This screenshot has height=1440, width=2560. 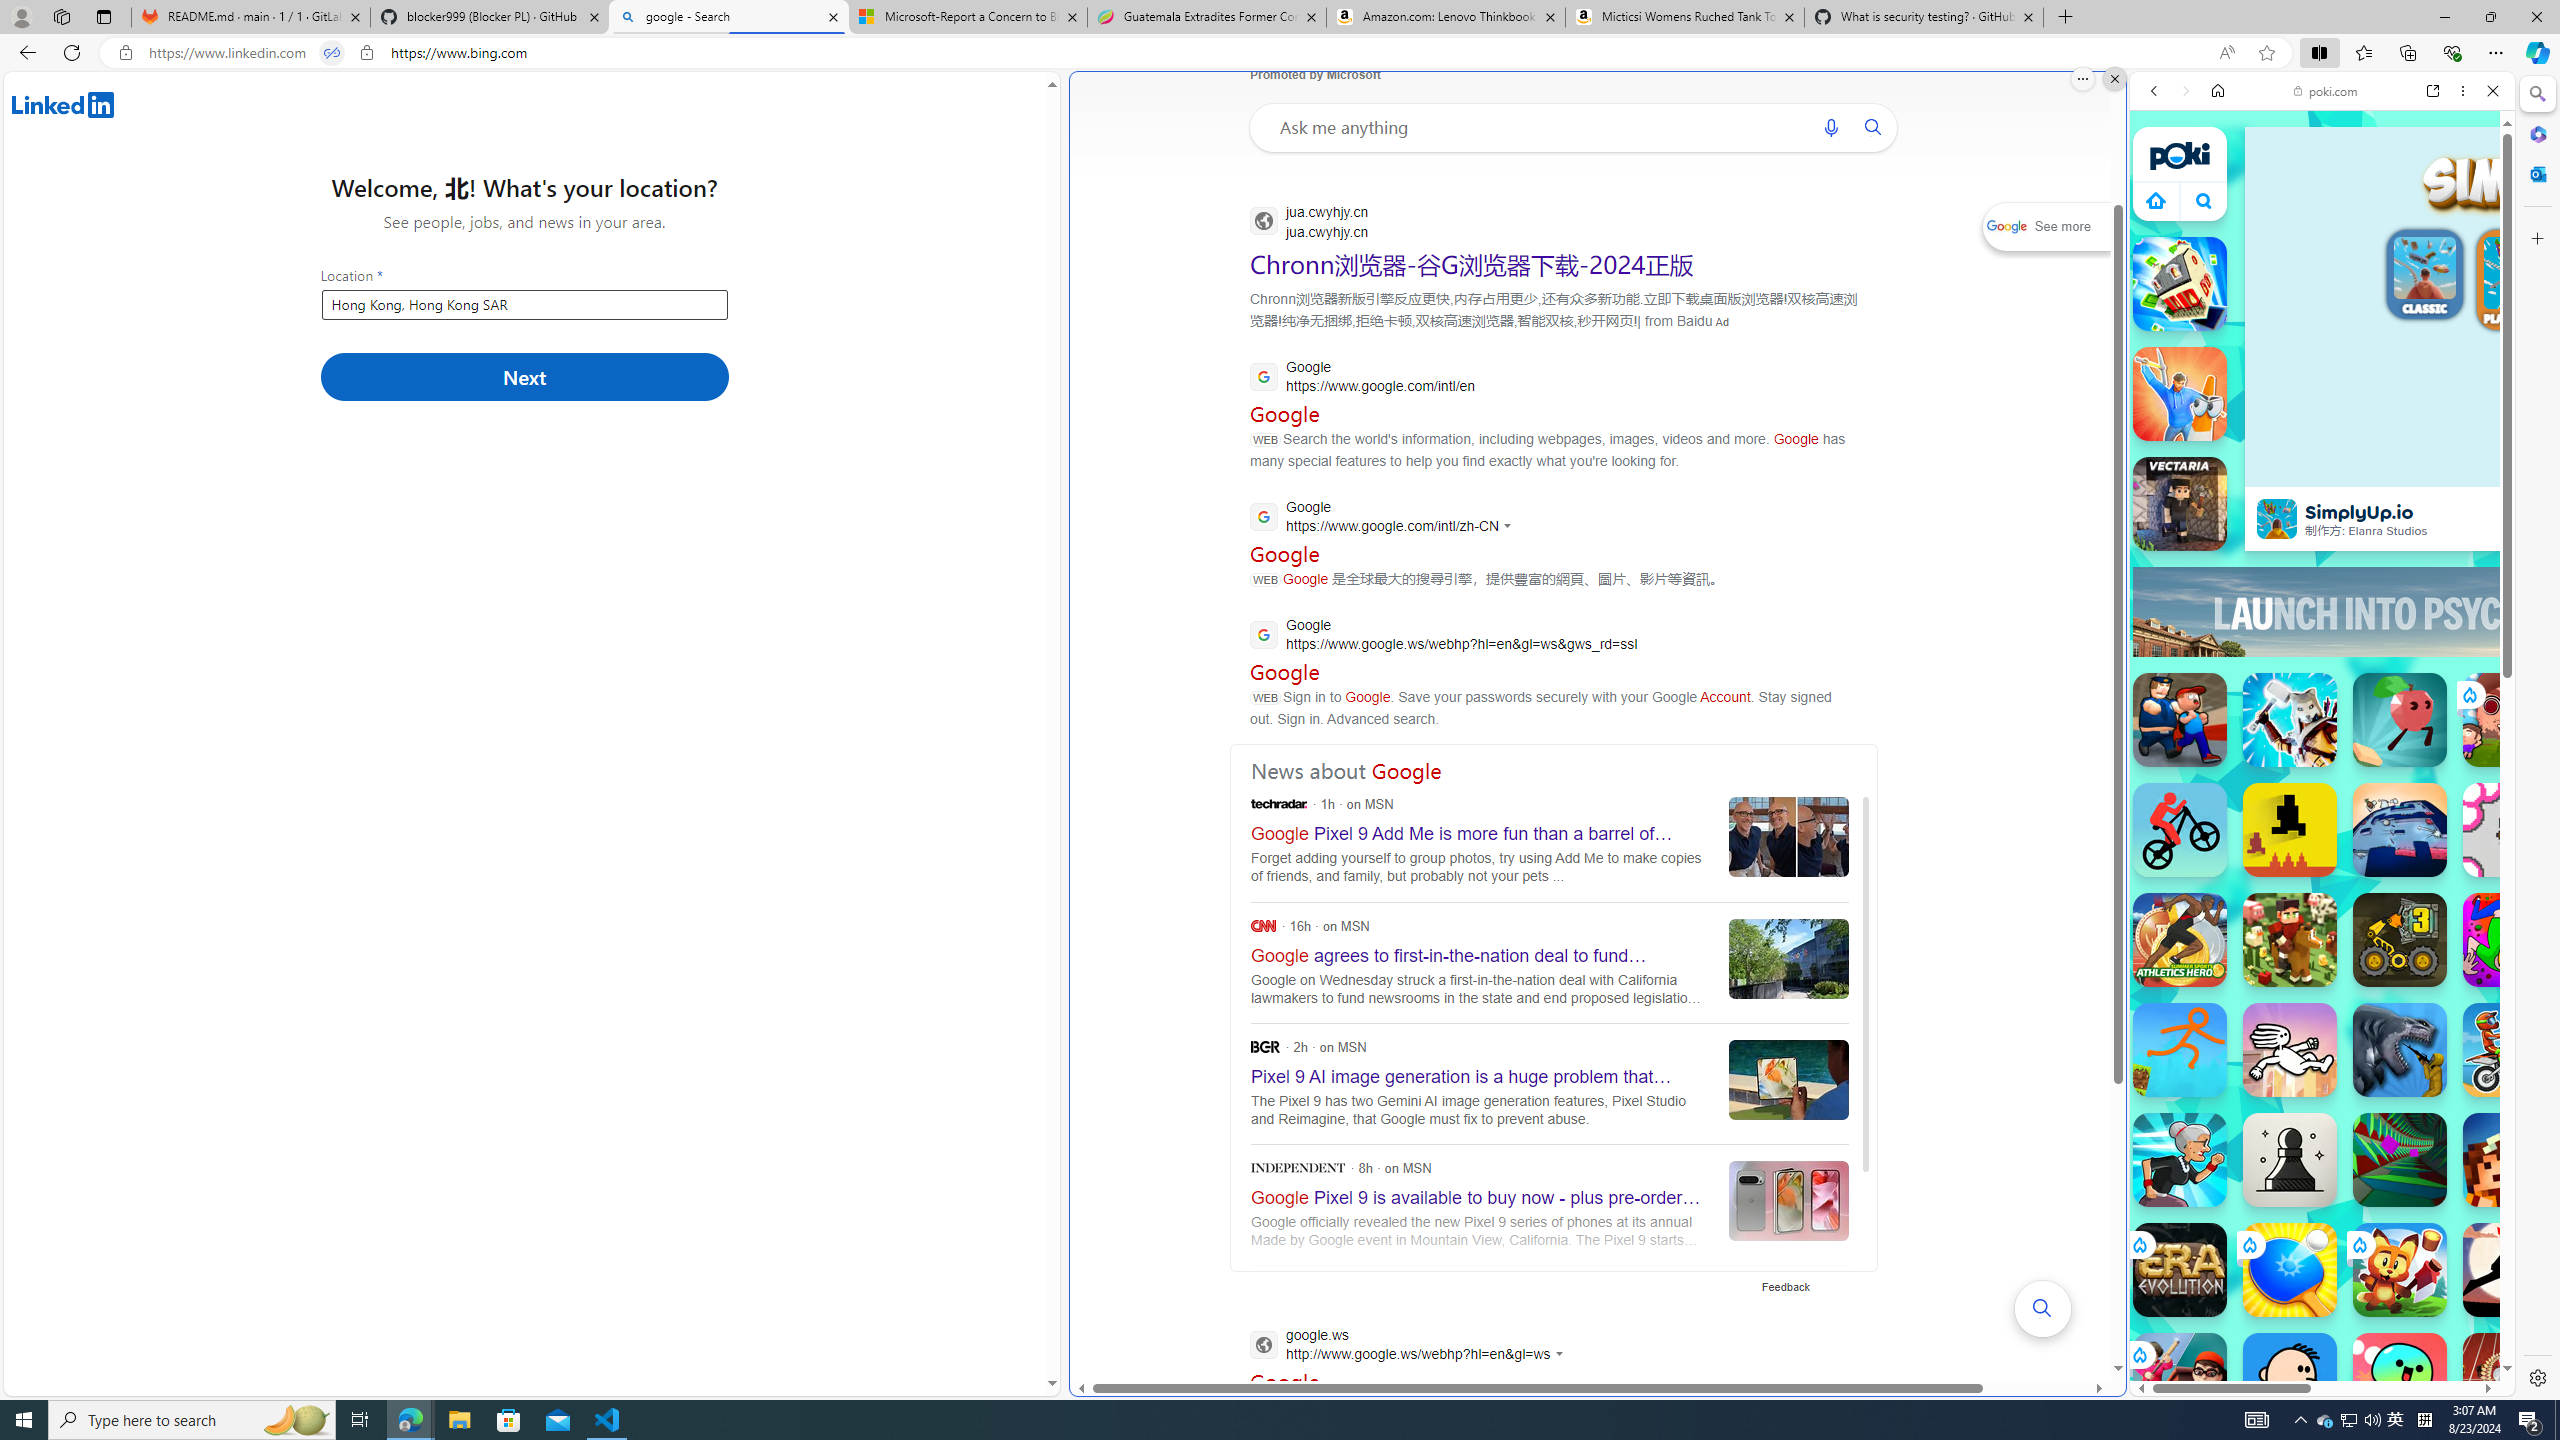 What do you see at coordinates (2443, 471) in the screenshot?
I see `'Show More Car Games'` at bounding box center [2443, 471].